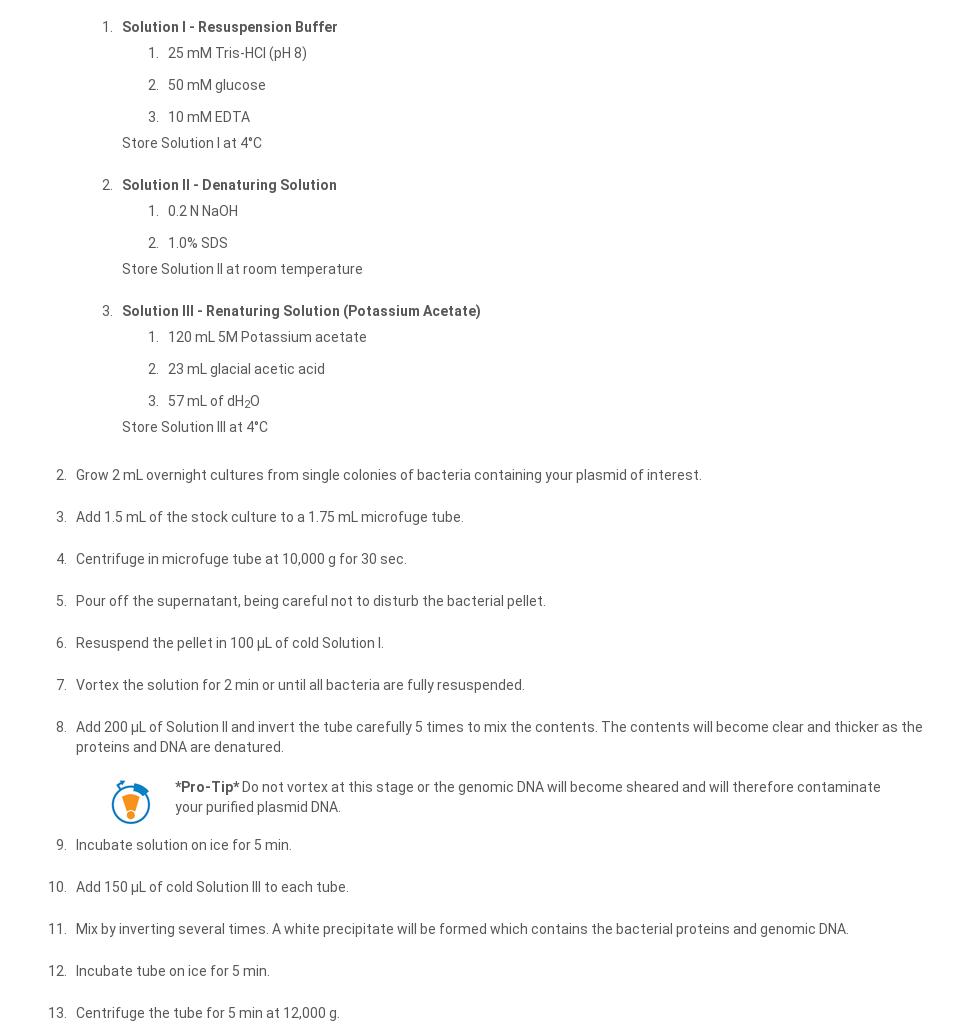 Image resolution: width=970 pixels, height=1030 pixels. What do you see at coordinates (242, 267) in the screenshot?
I see `'Store Solution II at room temperature'` at bounding box center [242, 267].